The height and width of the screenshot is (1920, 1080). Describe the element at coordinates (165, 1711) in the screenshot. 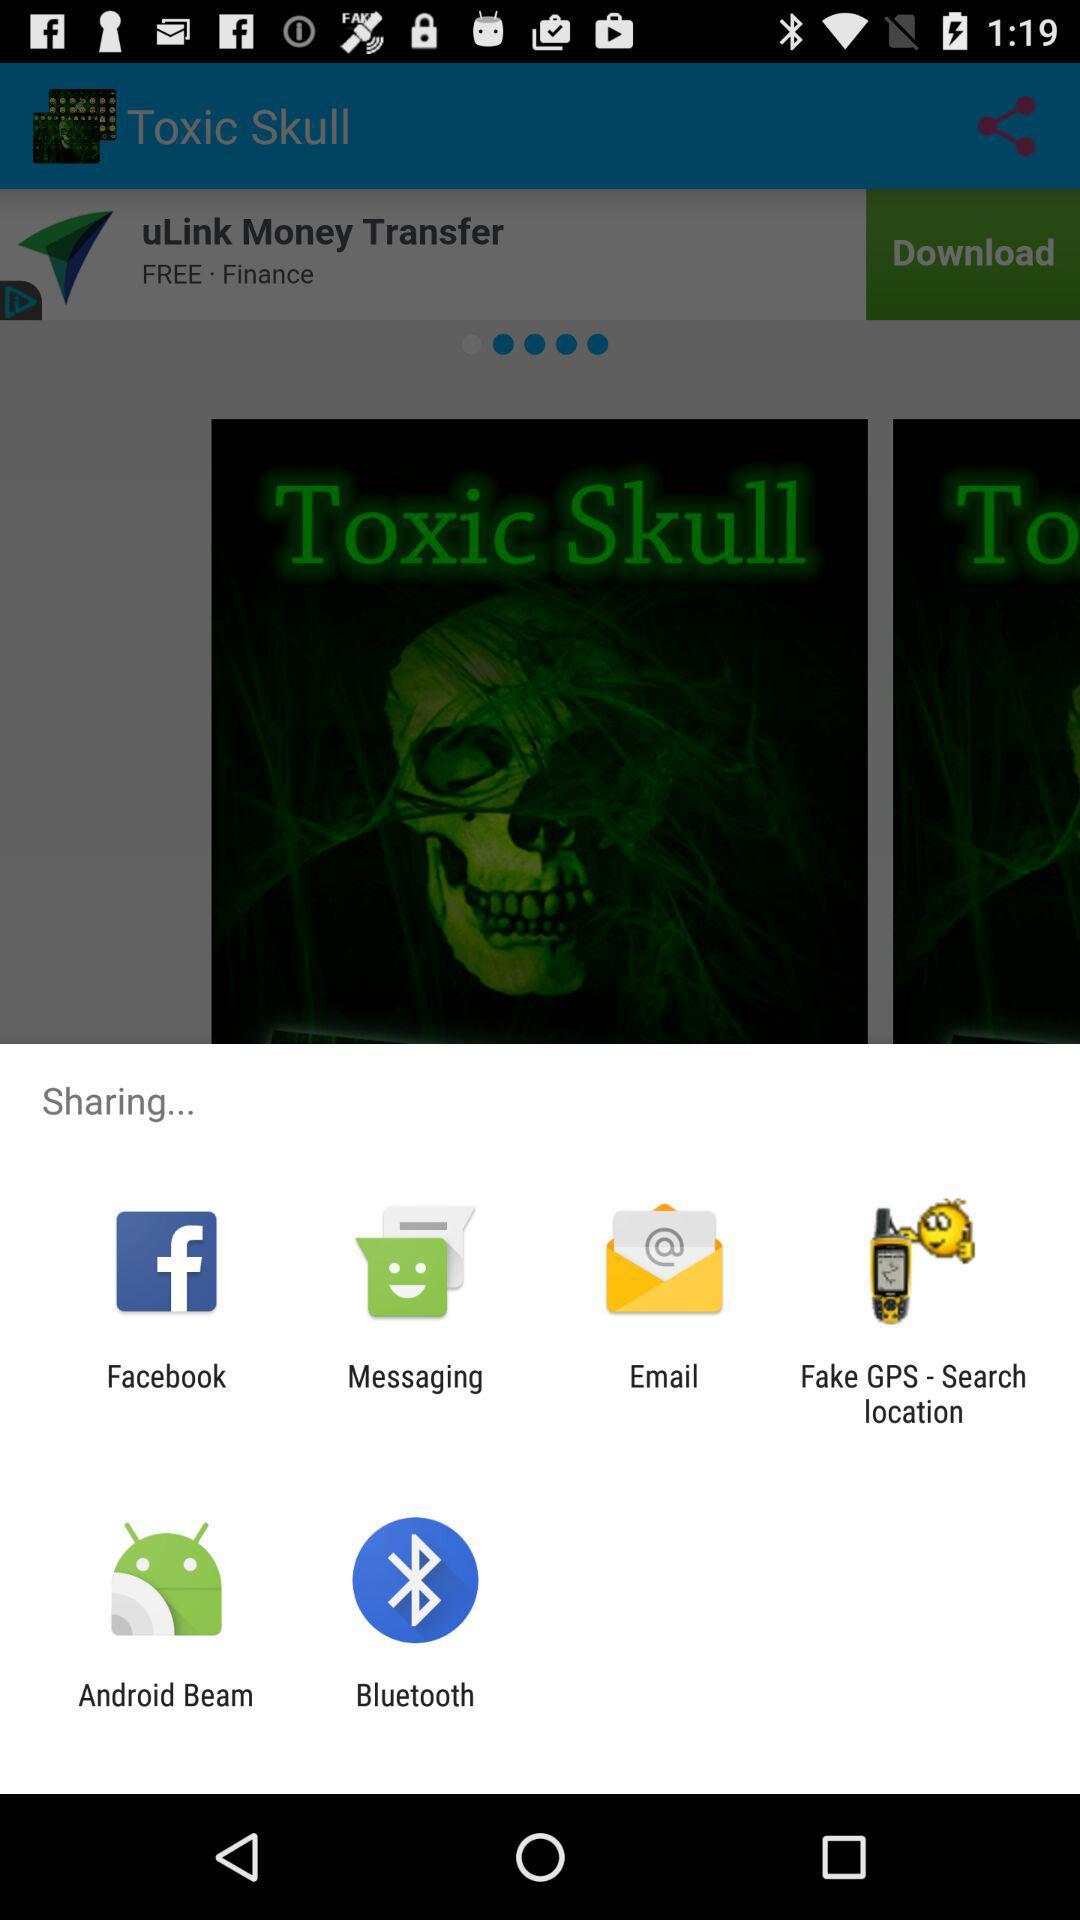

I see `app to the left of the bluetooth app` at that location.